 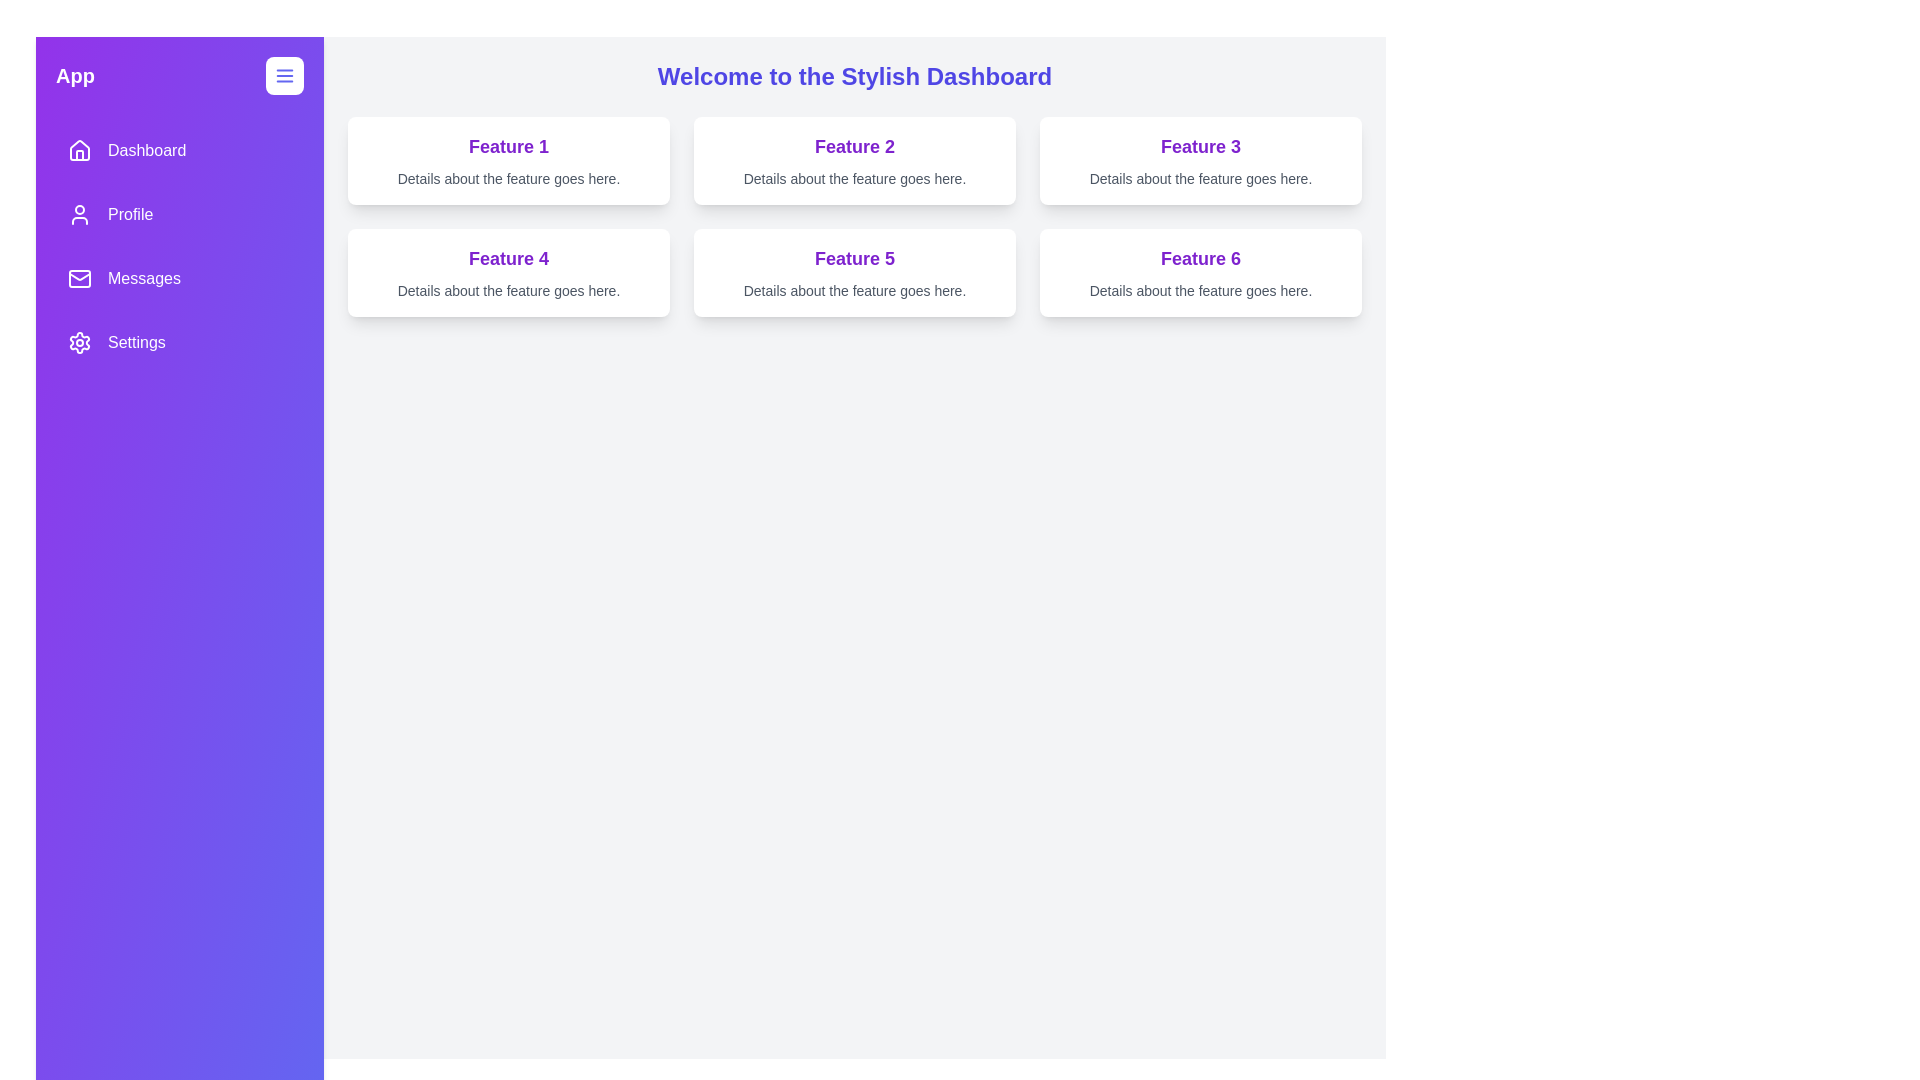 What do you see at coordinates (1200, 145) in the screenshot?
I see `the text label that serves as the title for the card labeled 'Feature 3', which is positioned at the top-center of the card above the description text` at bounding box center [1200, 145].